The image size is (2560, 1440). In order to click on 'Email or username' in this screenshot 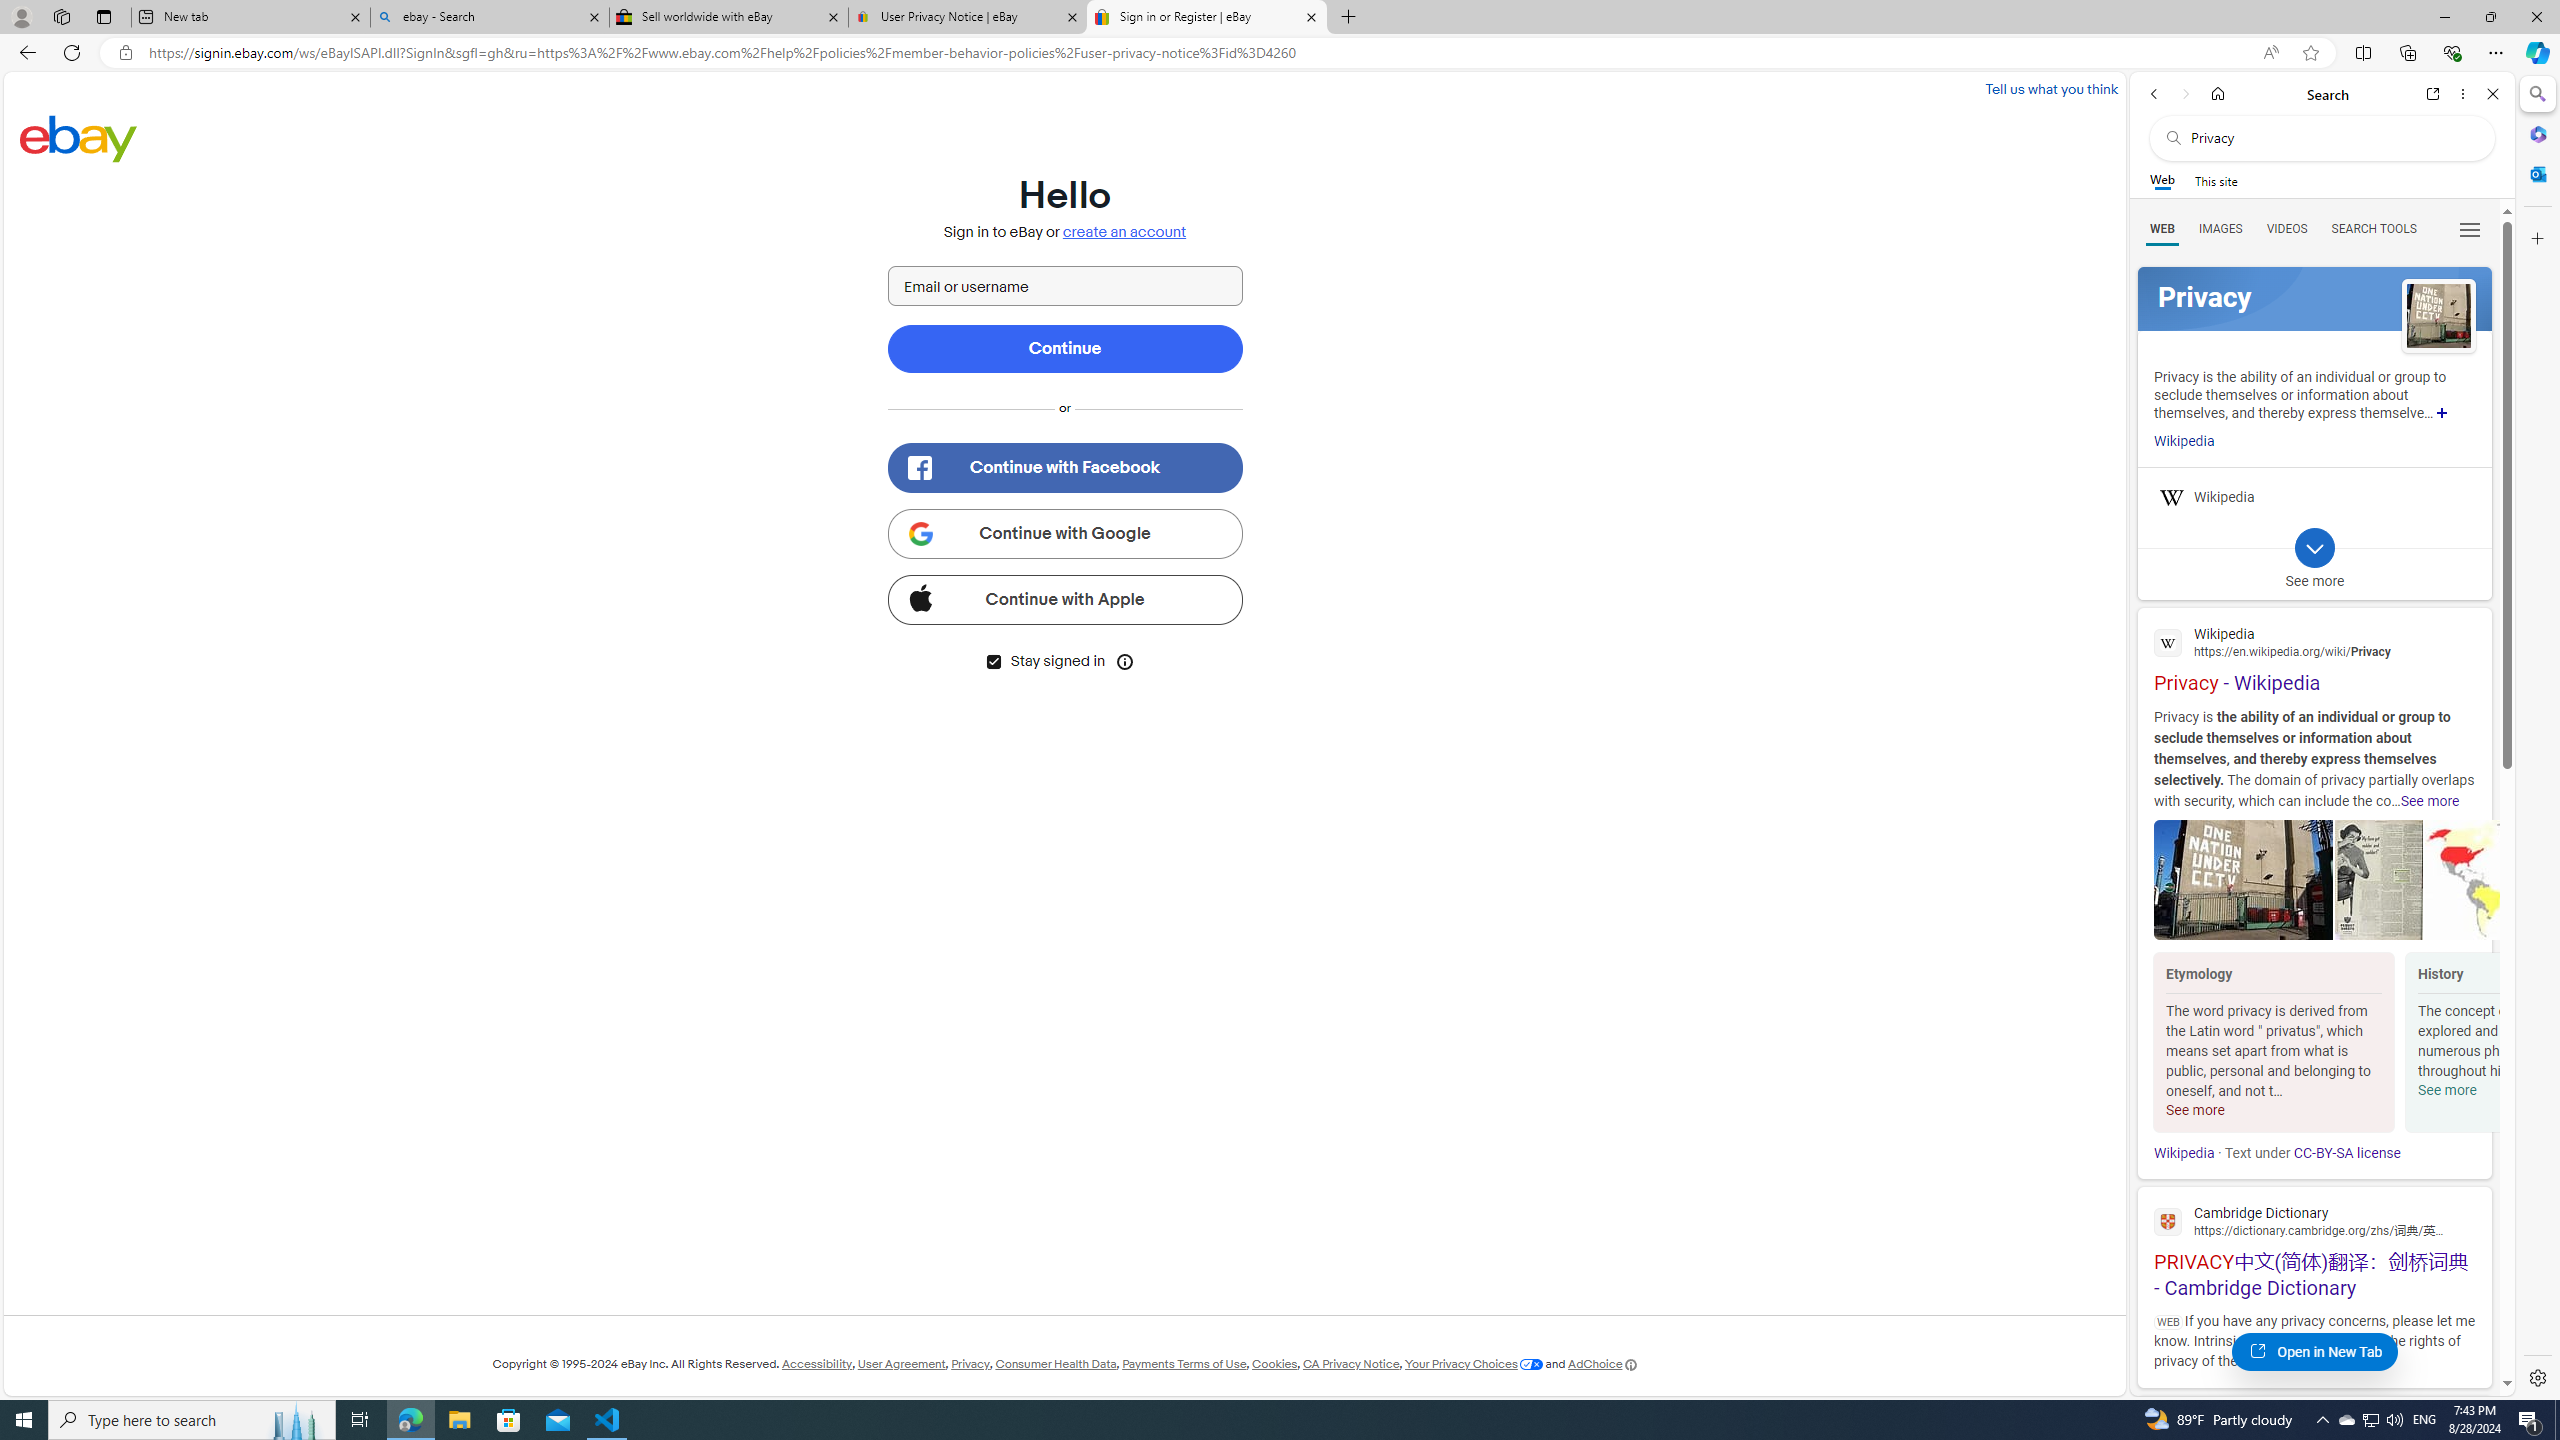, I will do `click(1063, 284)`.